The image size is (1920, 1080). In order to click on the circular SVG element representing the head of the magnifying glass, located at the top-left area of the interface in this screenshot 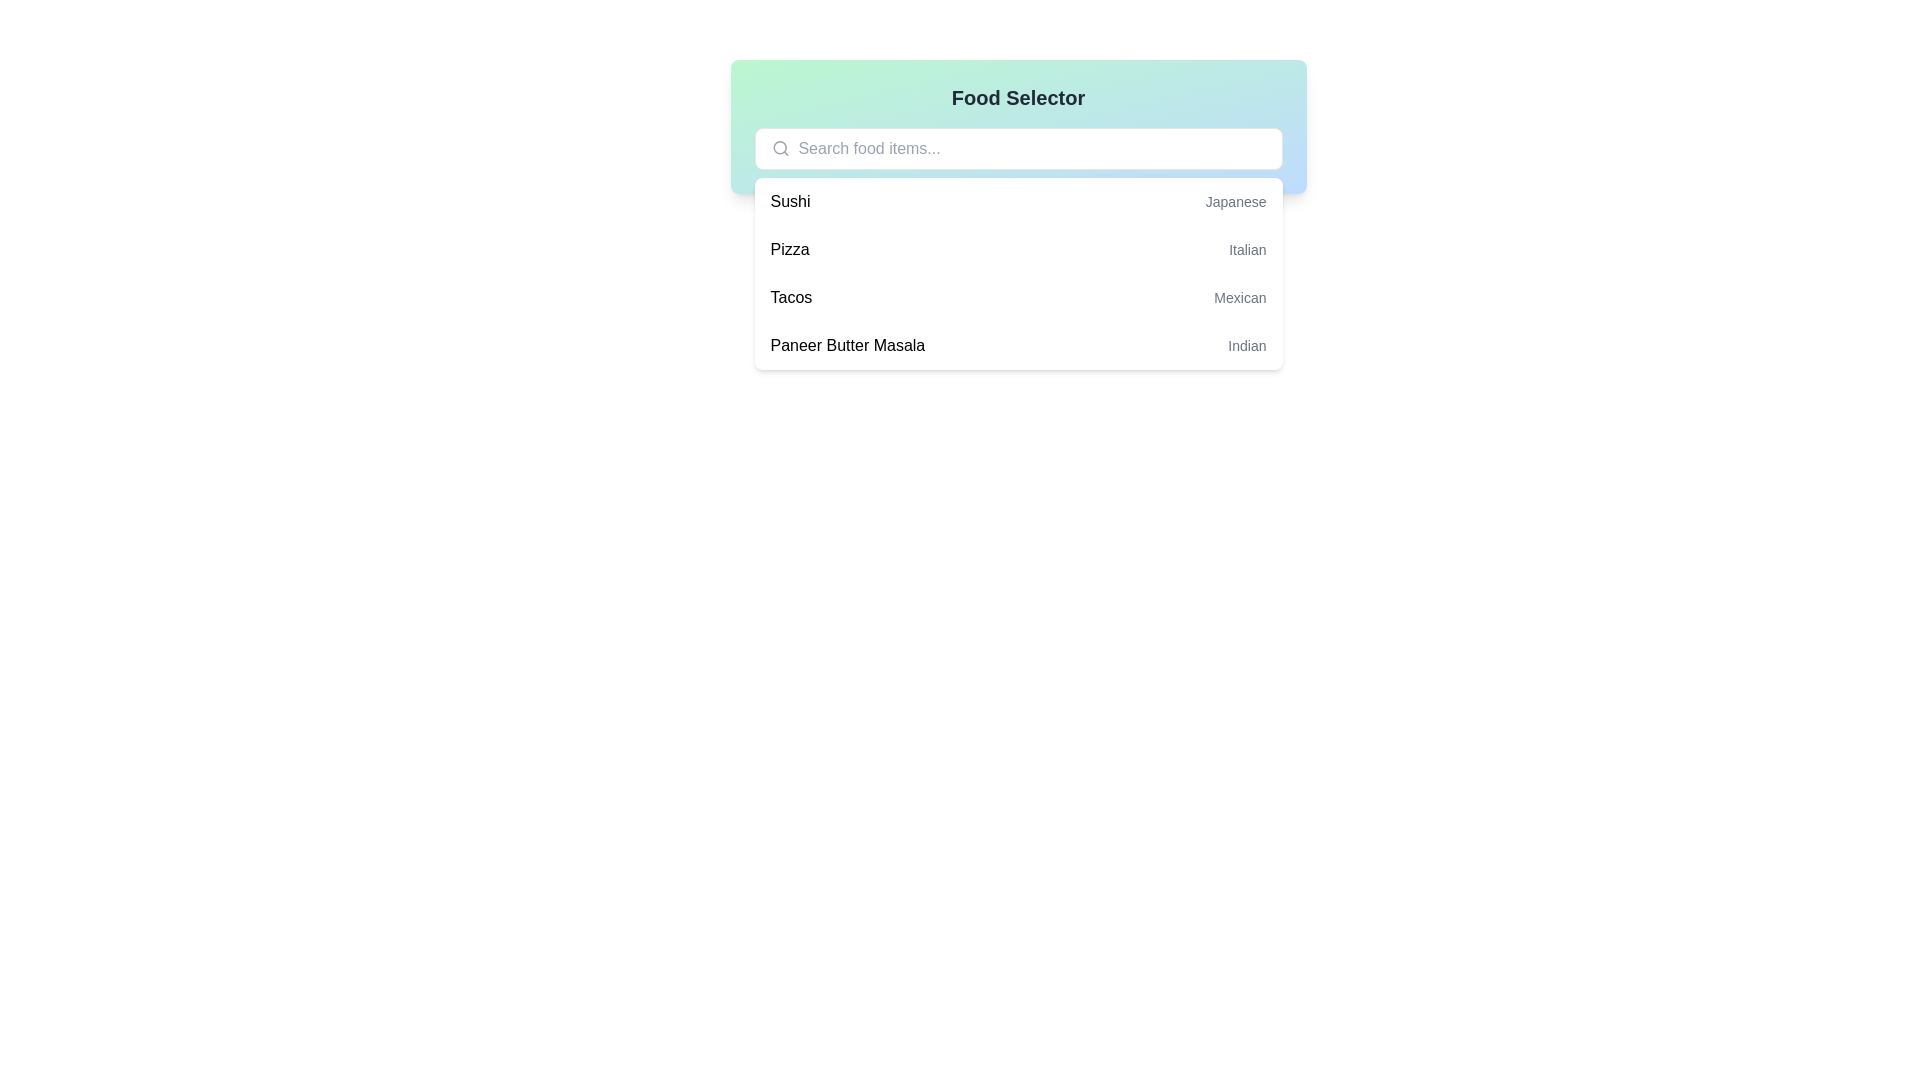, I will do `click(779, 147)`.